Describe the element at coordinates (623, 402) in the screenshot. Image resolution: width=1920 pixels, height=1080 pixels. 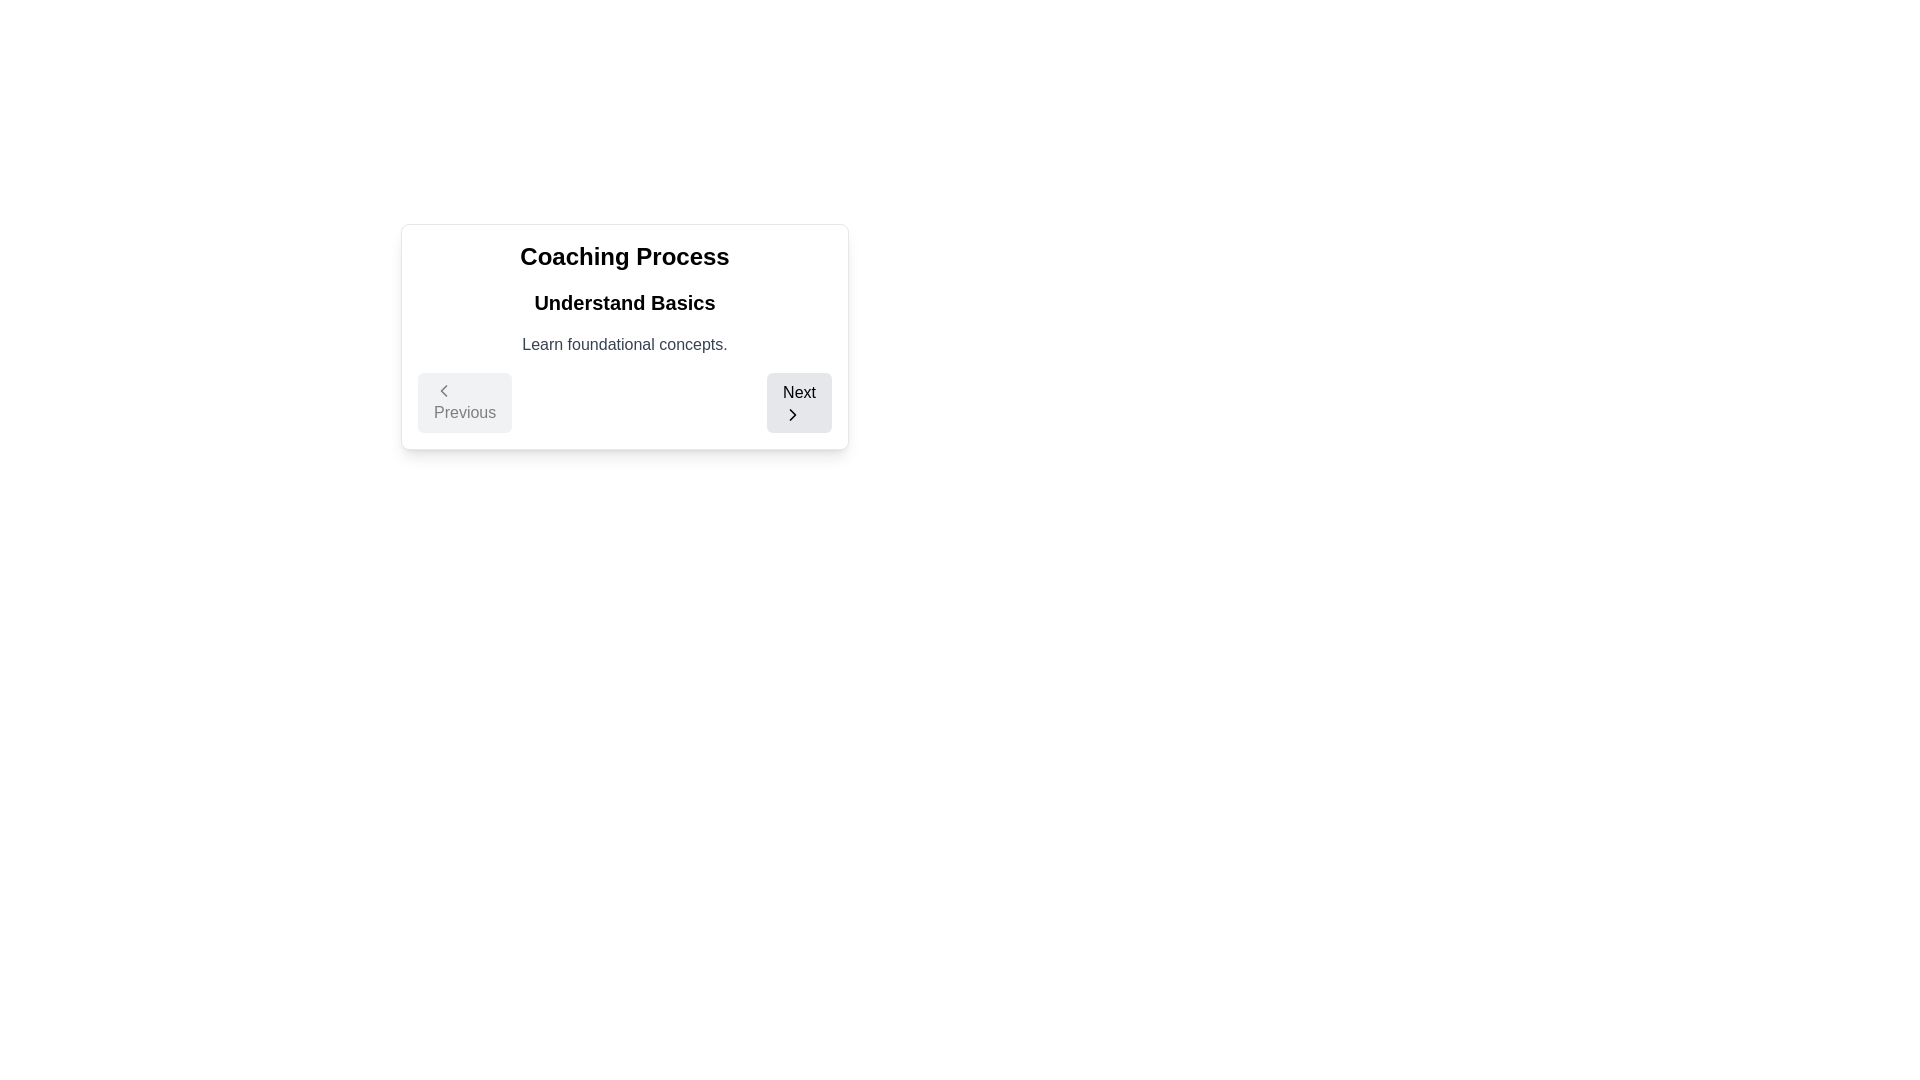
I see `the navigation bar containing 'Previous' and 'Next' buttons` at that location.